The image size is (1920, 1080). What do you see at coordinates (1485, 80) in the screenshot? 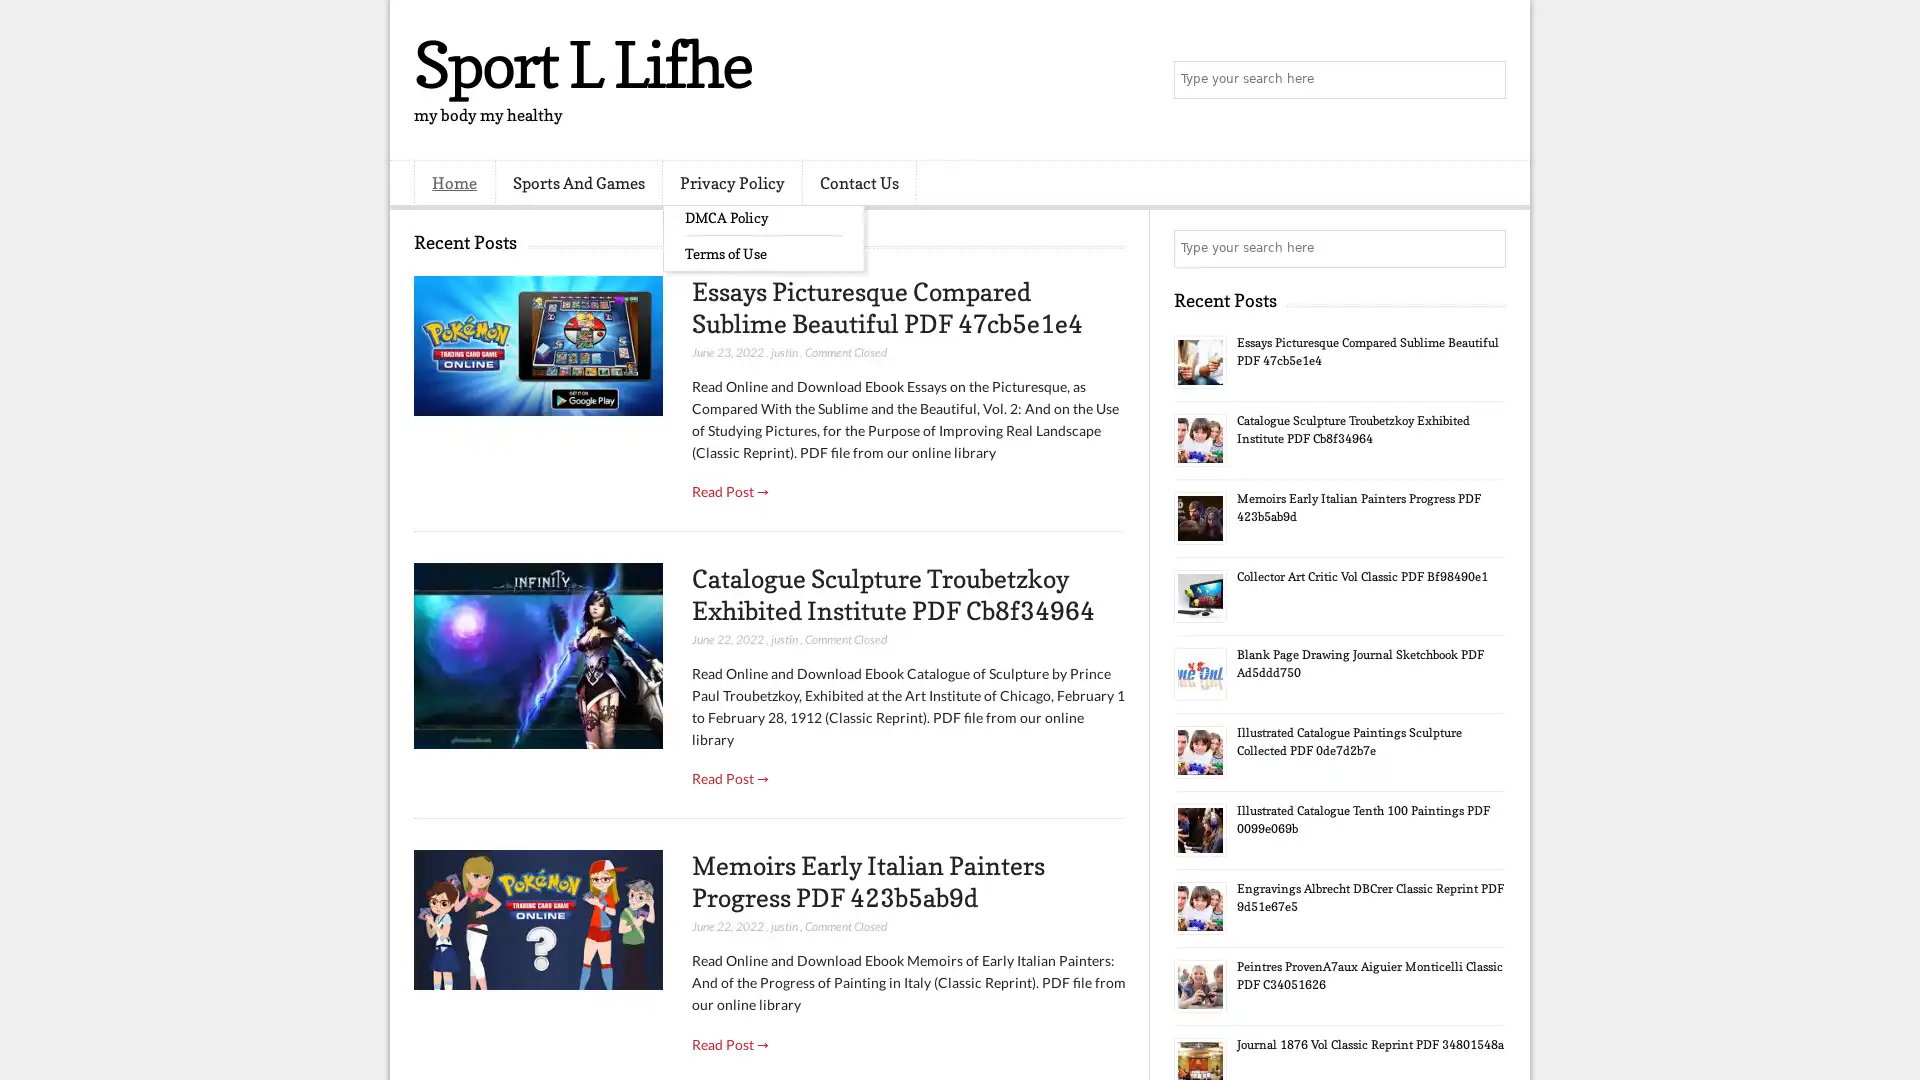
I see `Search` at bounding box center [1485, 80].